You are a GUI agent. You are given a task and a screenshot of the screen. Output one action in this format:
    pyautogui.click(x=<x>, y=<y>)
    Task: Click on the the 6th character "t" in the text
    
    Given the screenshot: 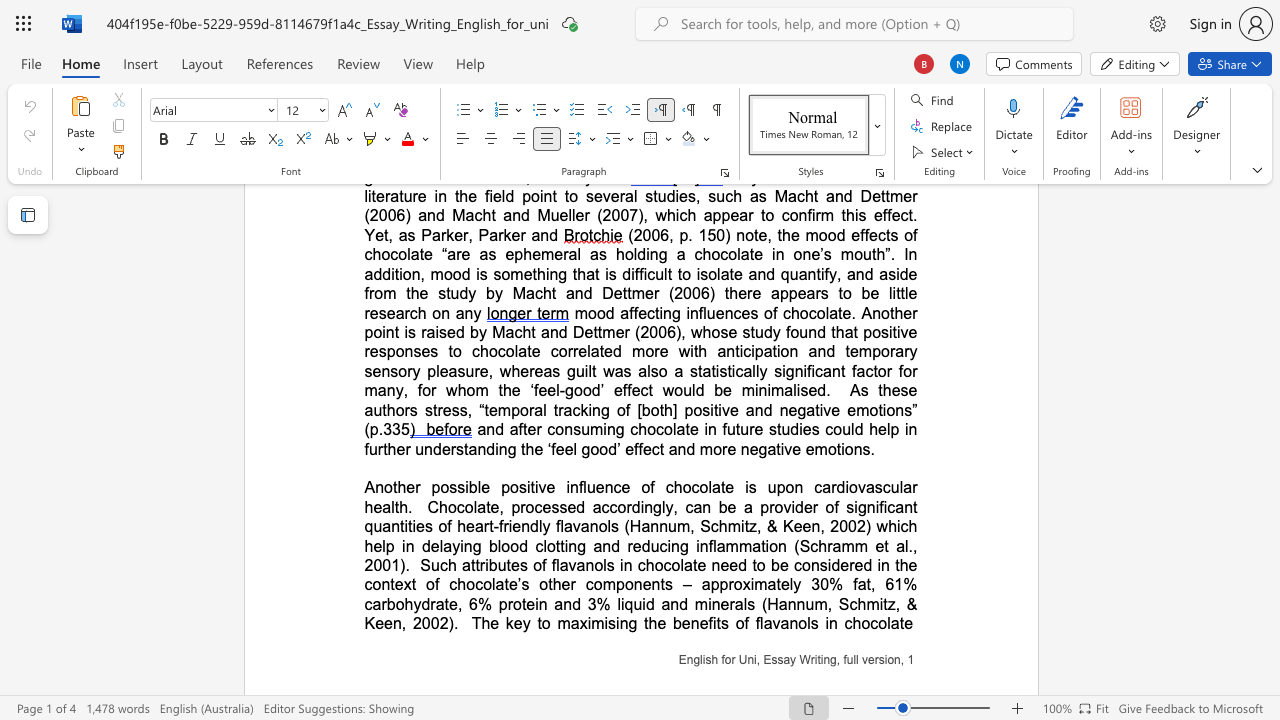 What is the action you would take?
    pyautogui.click(x=465, y=447)
    